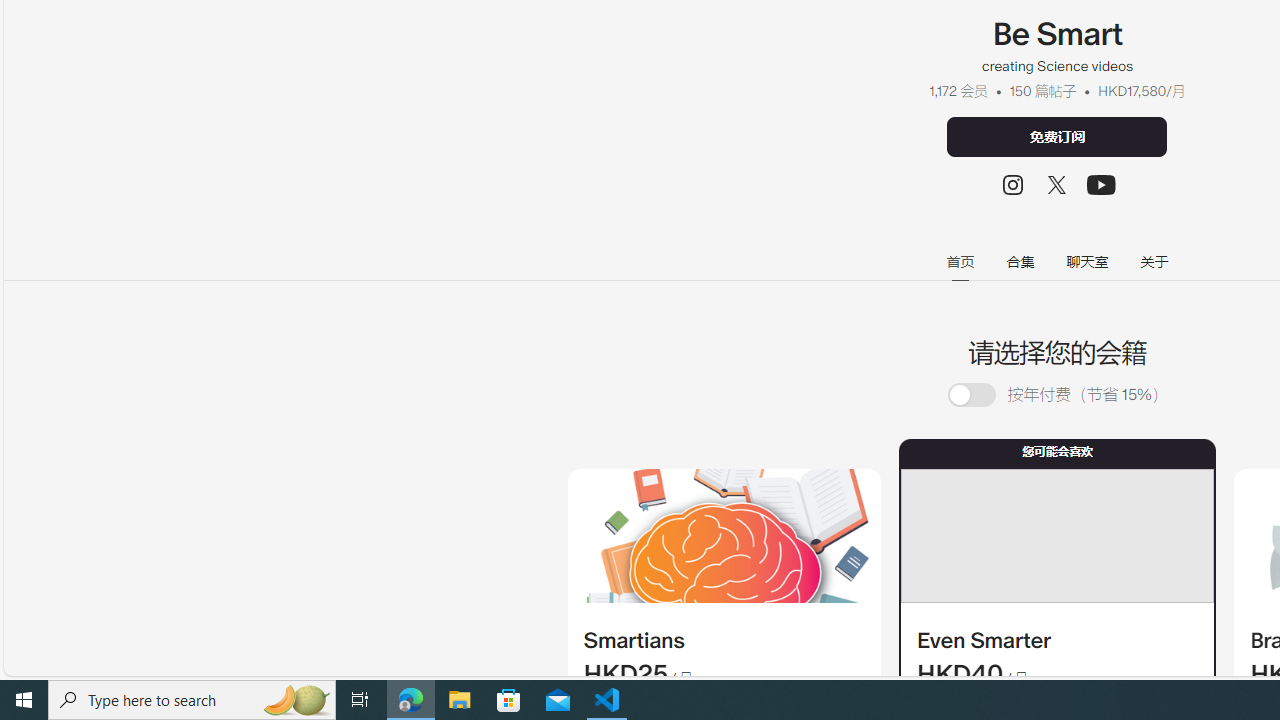 The width and height of the screenshot is (1280, 720). What do you see at coordinates (1101, 185) in the screenshot?
I see `'Class: sc-jrQzAO HeRcC sc-1b5vbhn-1 hqVCmM'` at bounding box center [1101, 185].